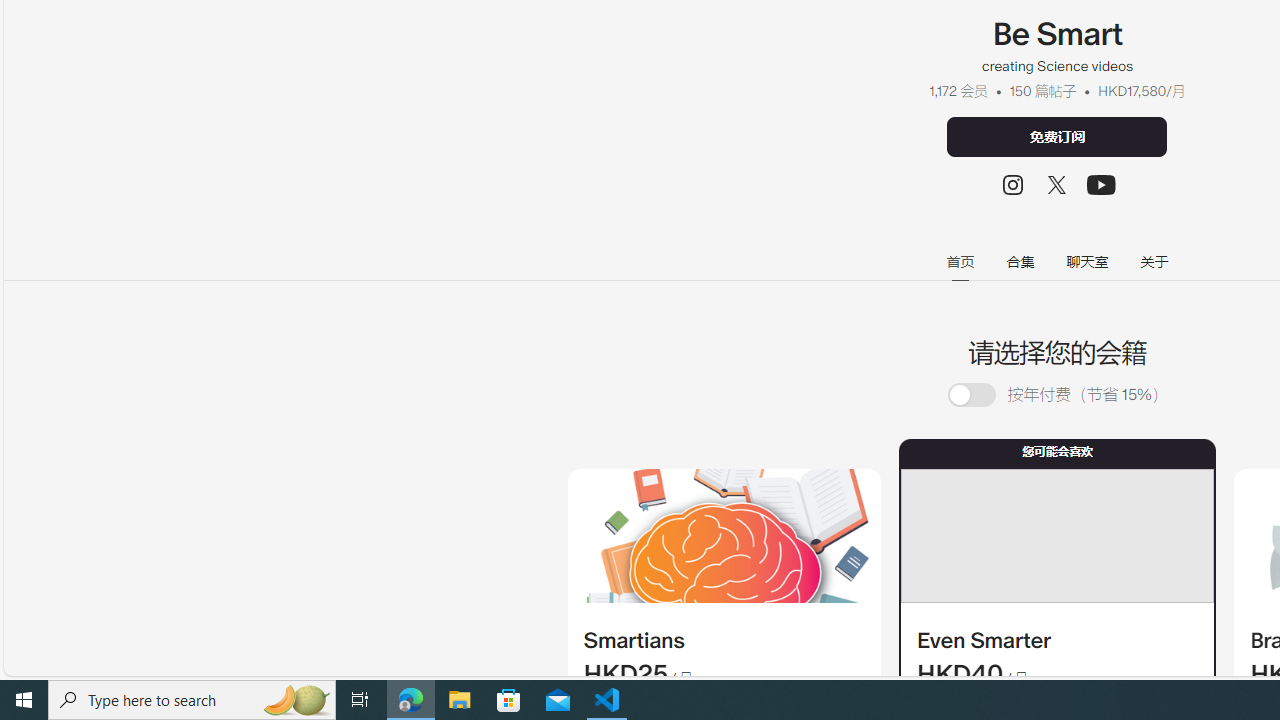 The width and height of the screenshot is (1280, 720). What do you see at coordinates (1101, 185) in the screenshot?
I see `'Class: sc-jrQzAO HeRcC sc-1b5vbhn-1 hqVCmM'` at bounding box center [1101, 185].